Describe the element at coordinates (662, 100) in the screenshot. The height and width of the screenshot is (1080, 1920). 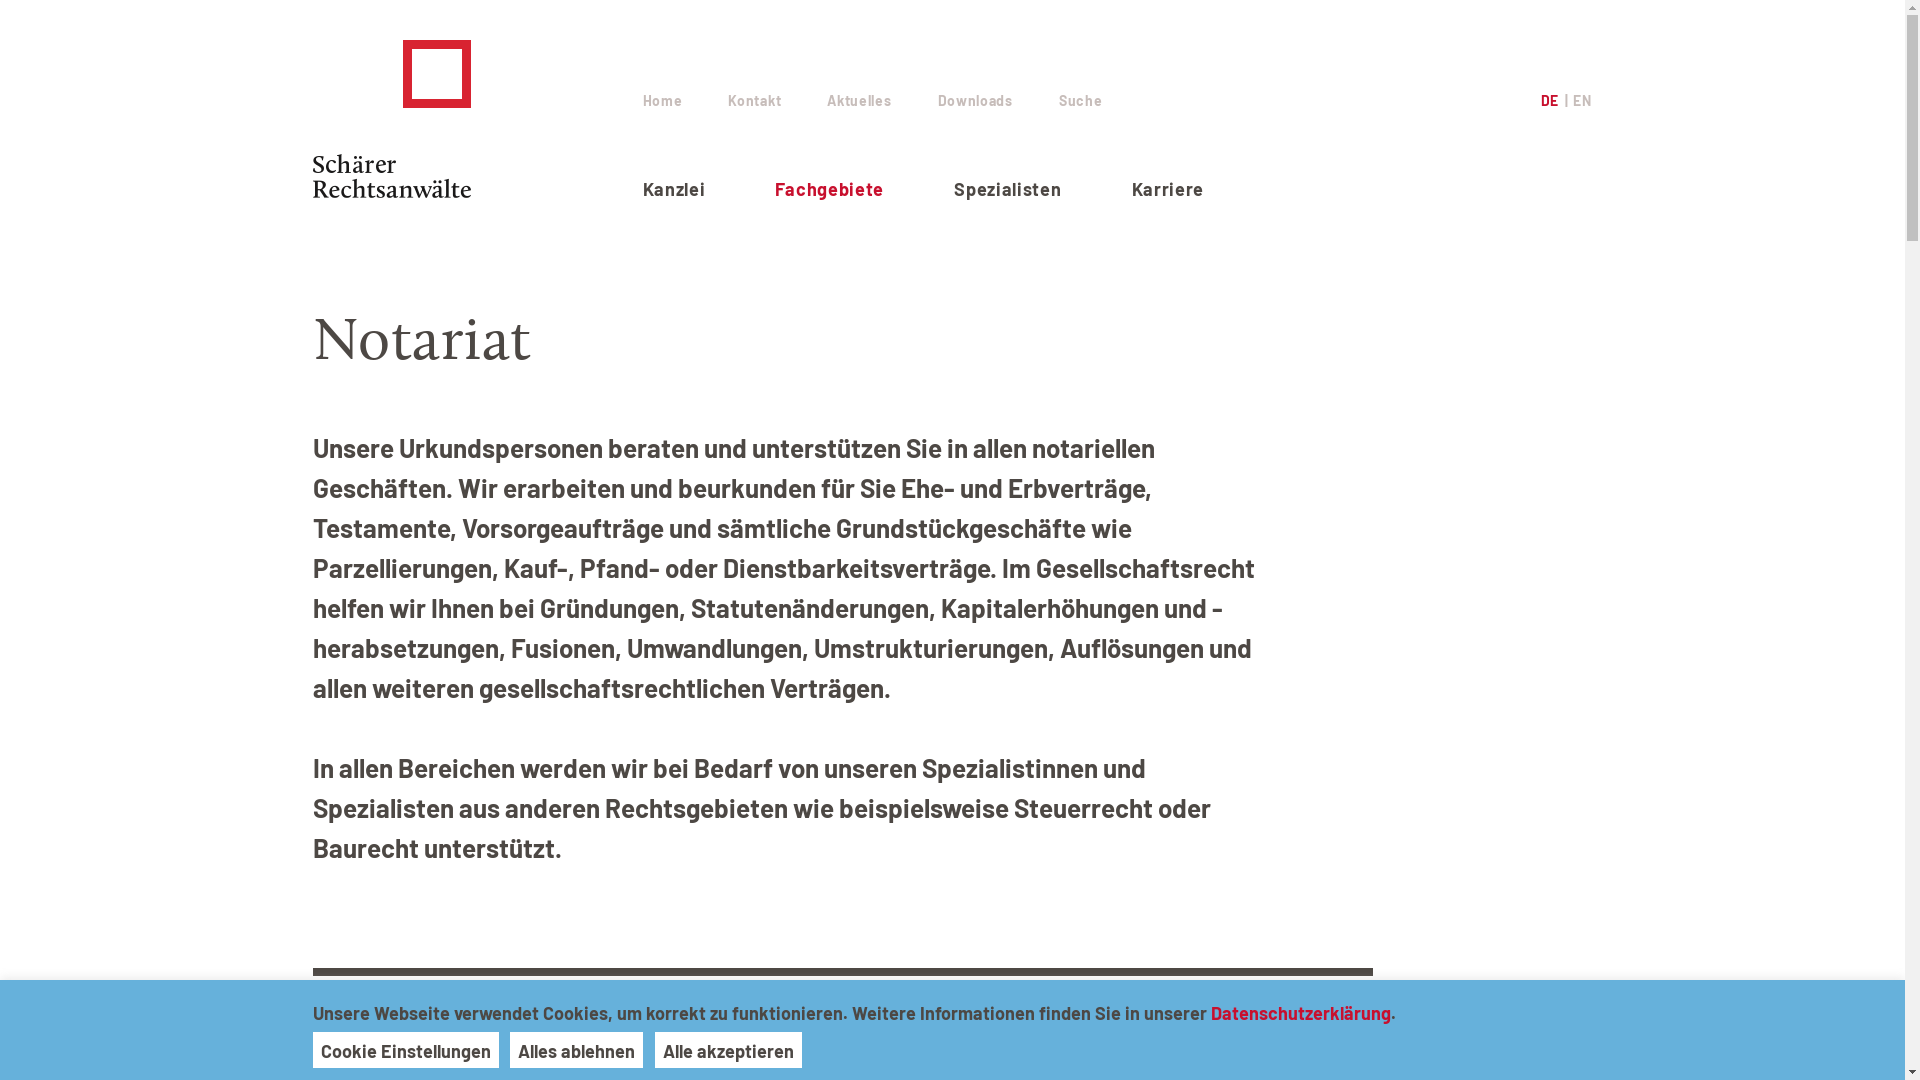
I see `'Home'` at that location.